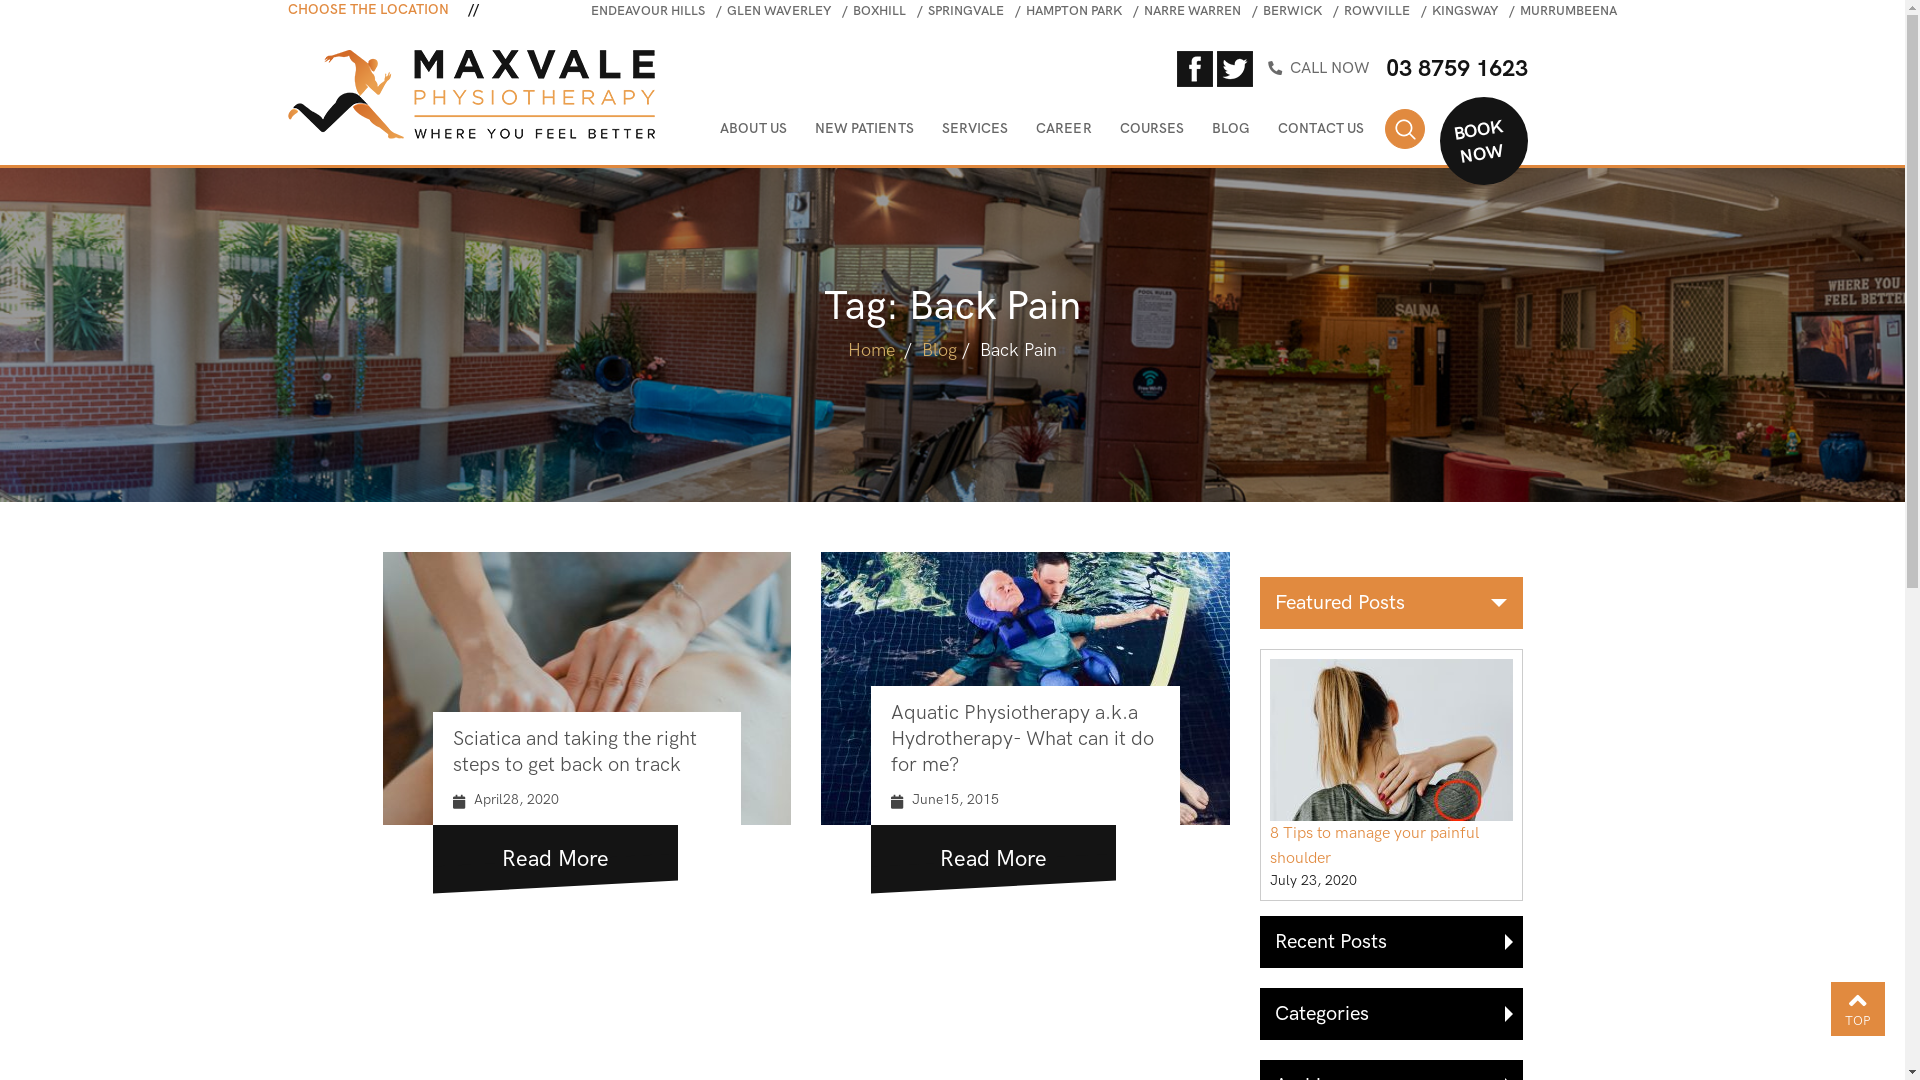  Describe the element at coordinates (1152, 132) in the screenshot. I see `'COURSES'` at that location.